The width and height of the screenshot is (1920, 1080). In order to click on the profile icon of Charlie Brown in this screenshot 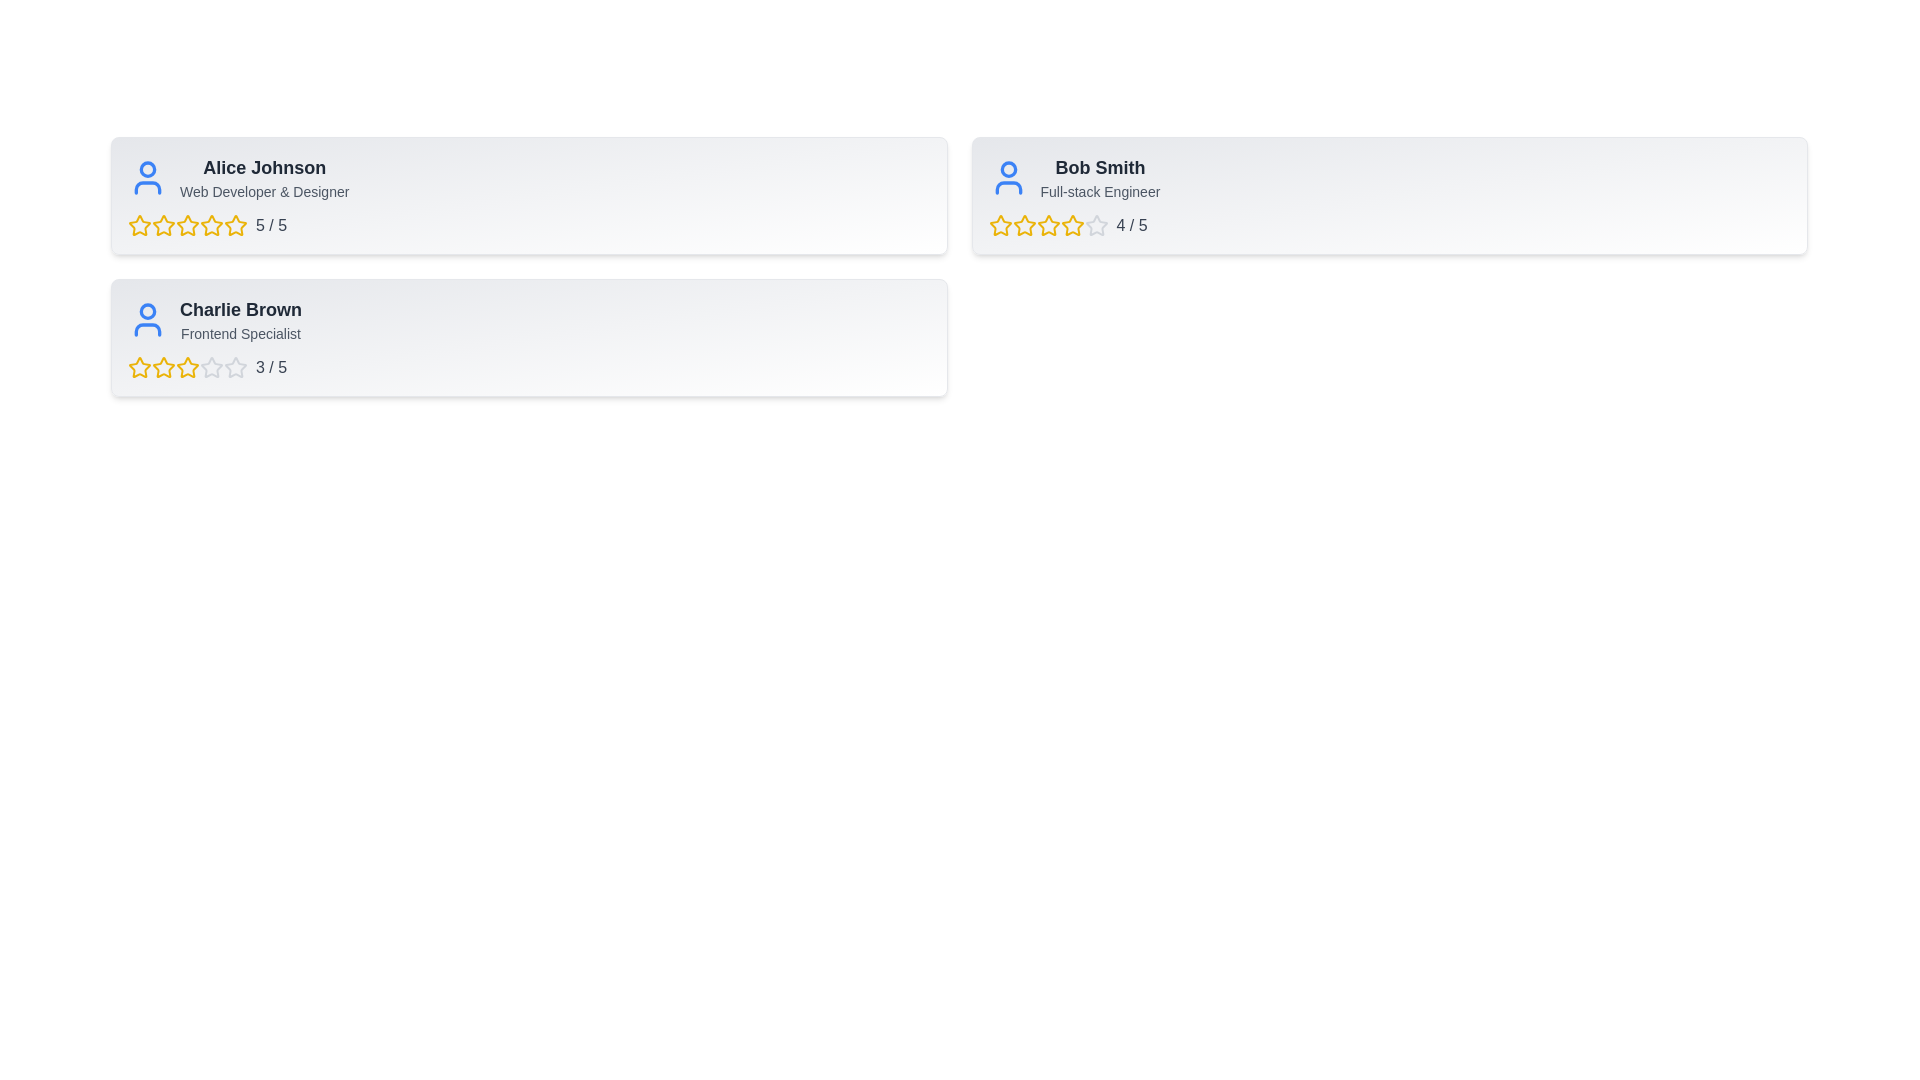, I will do `click(147, 319)`.